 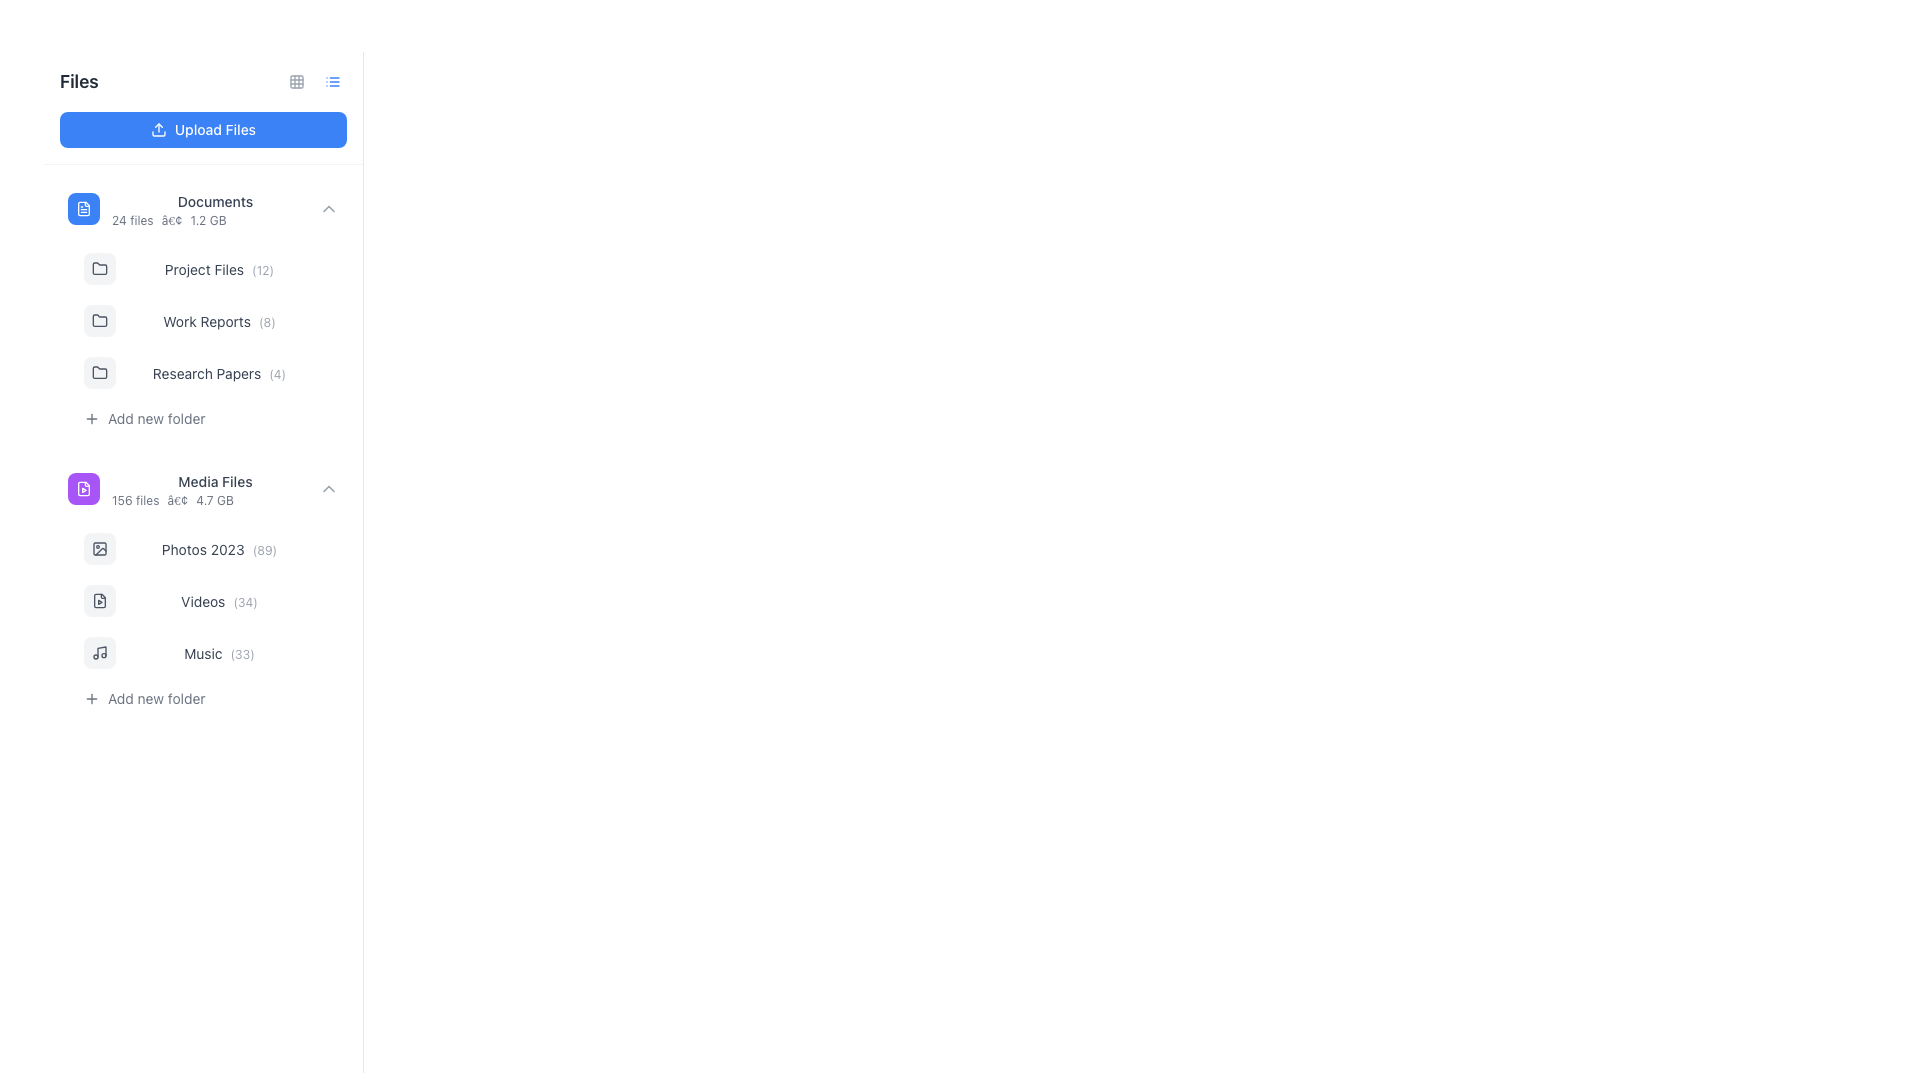 What do you see at coordinates (90, 418) in the screenshot?
I see `the Icon button located in the left-hand panel under the 'Documents' section` at bounding box center [90, 418].